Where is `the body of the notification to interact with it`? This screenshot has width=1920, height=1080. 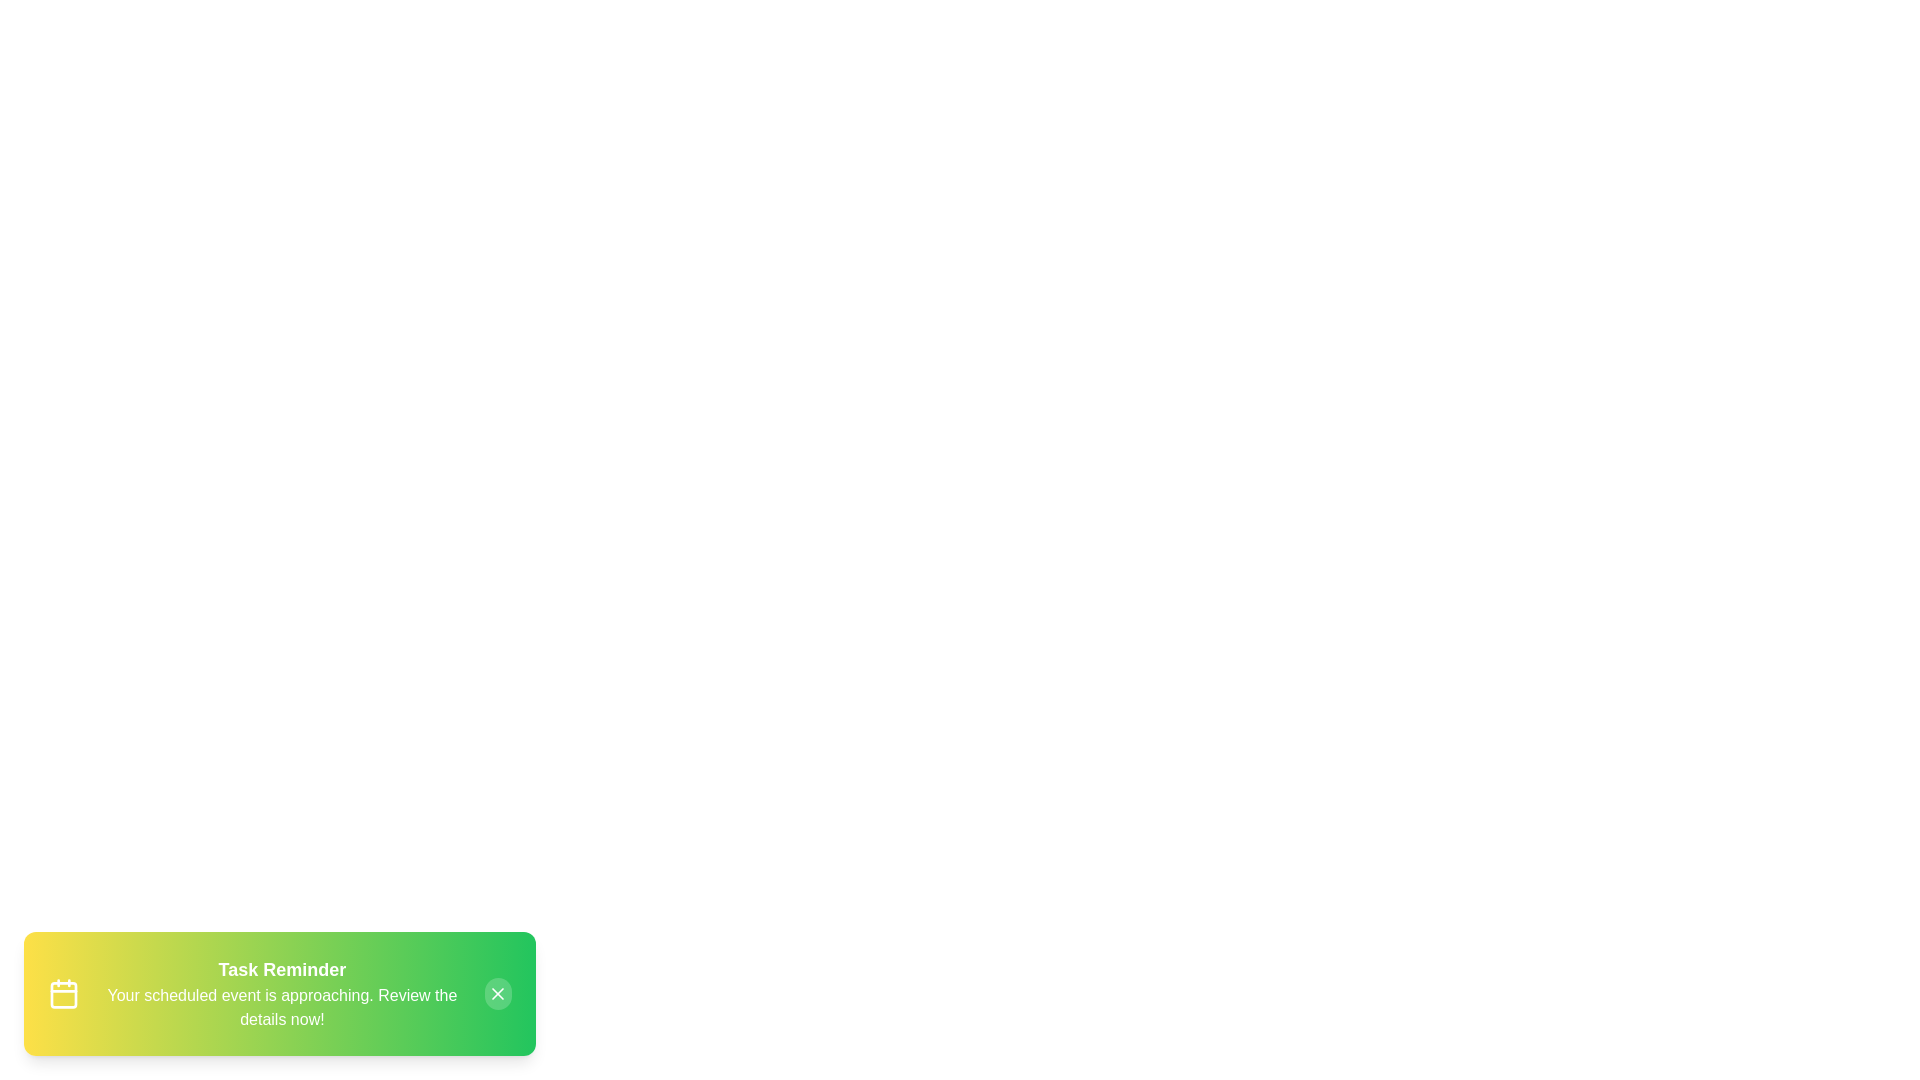
the body of the notification to interact with it is located at coordinates (278, 994).